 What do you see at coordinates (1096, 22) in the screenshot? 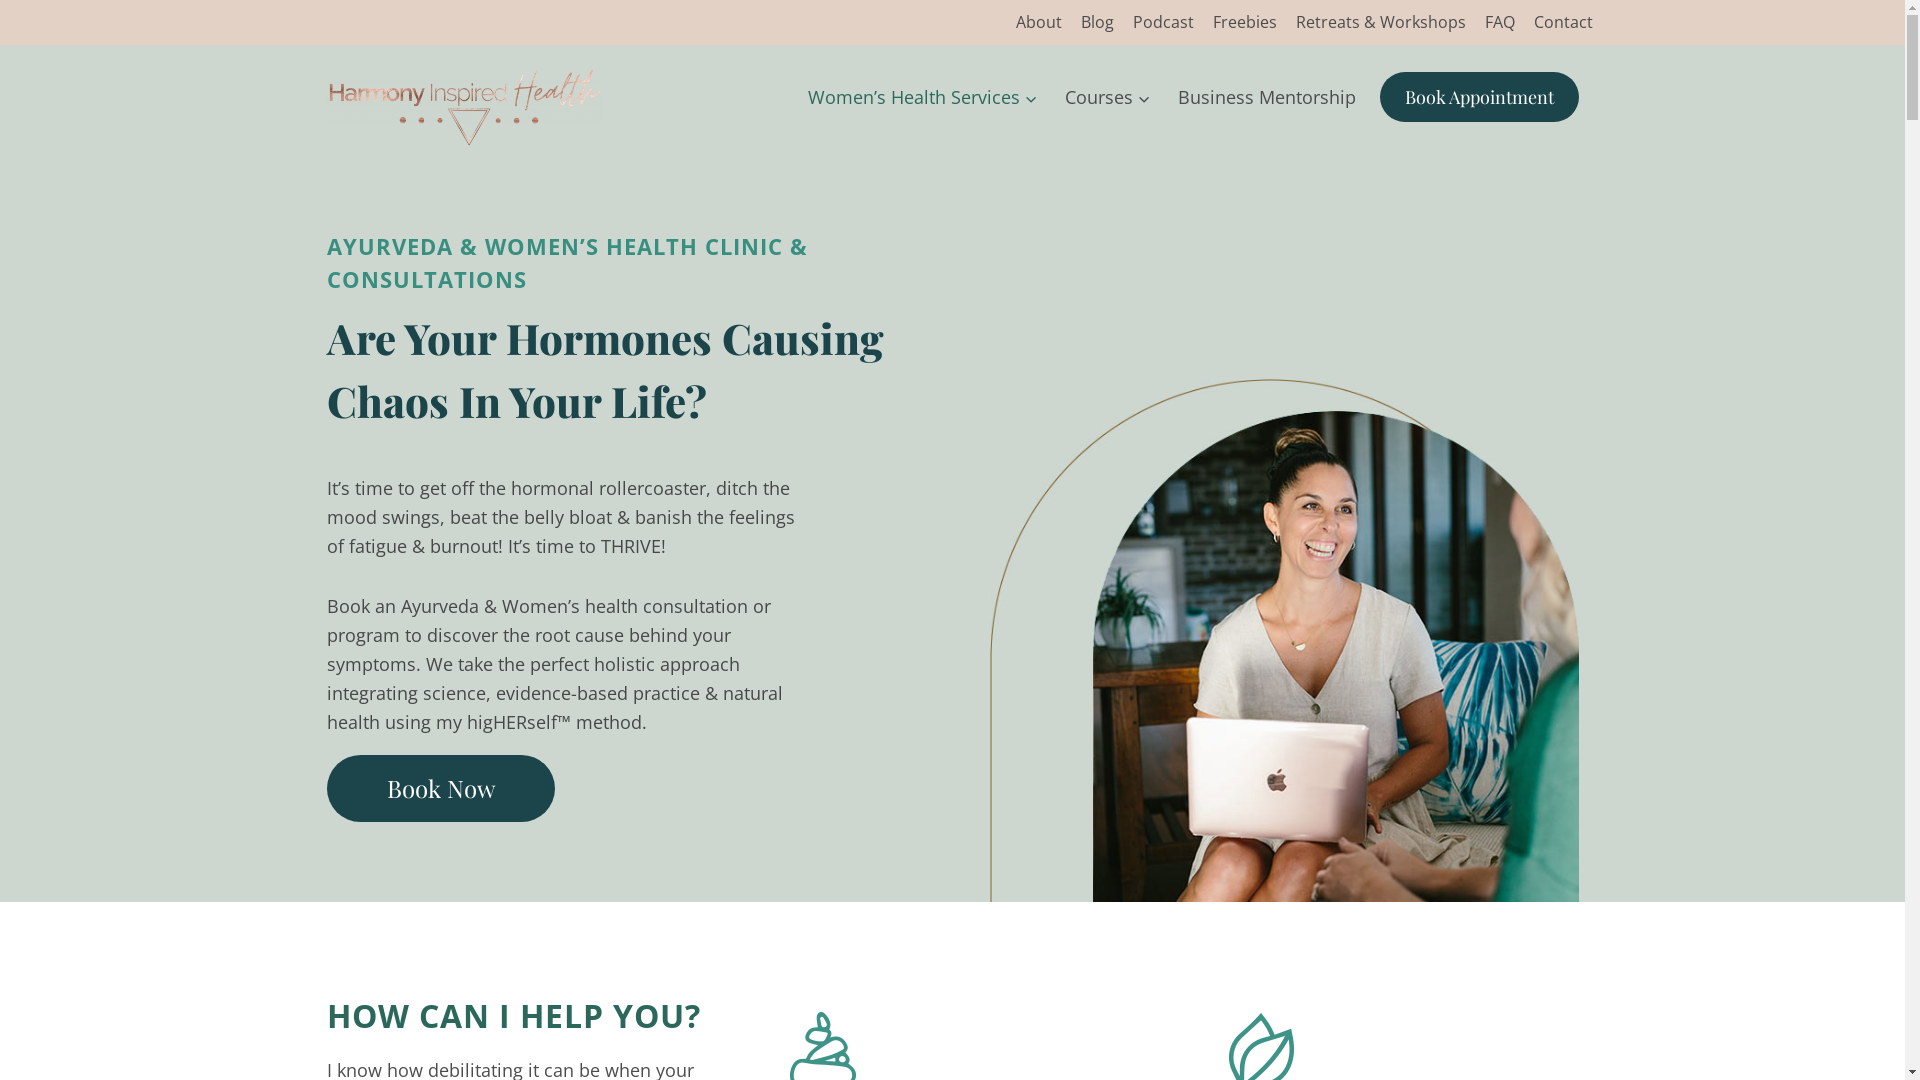
I see `'Blog'` at bounding box center [1096, 22].